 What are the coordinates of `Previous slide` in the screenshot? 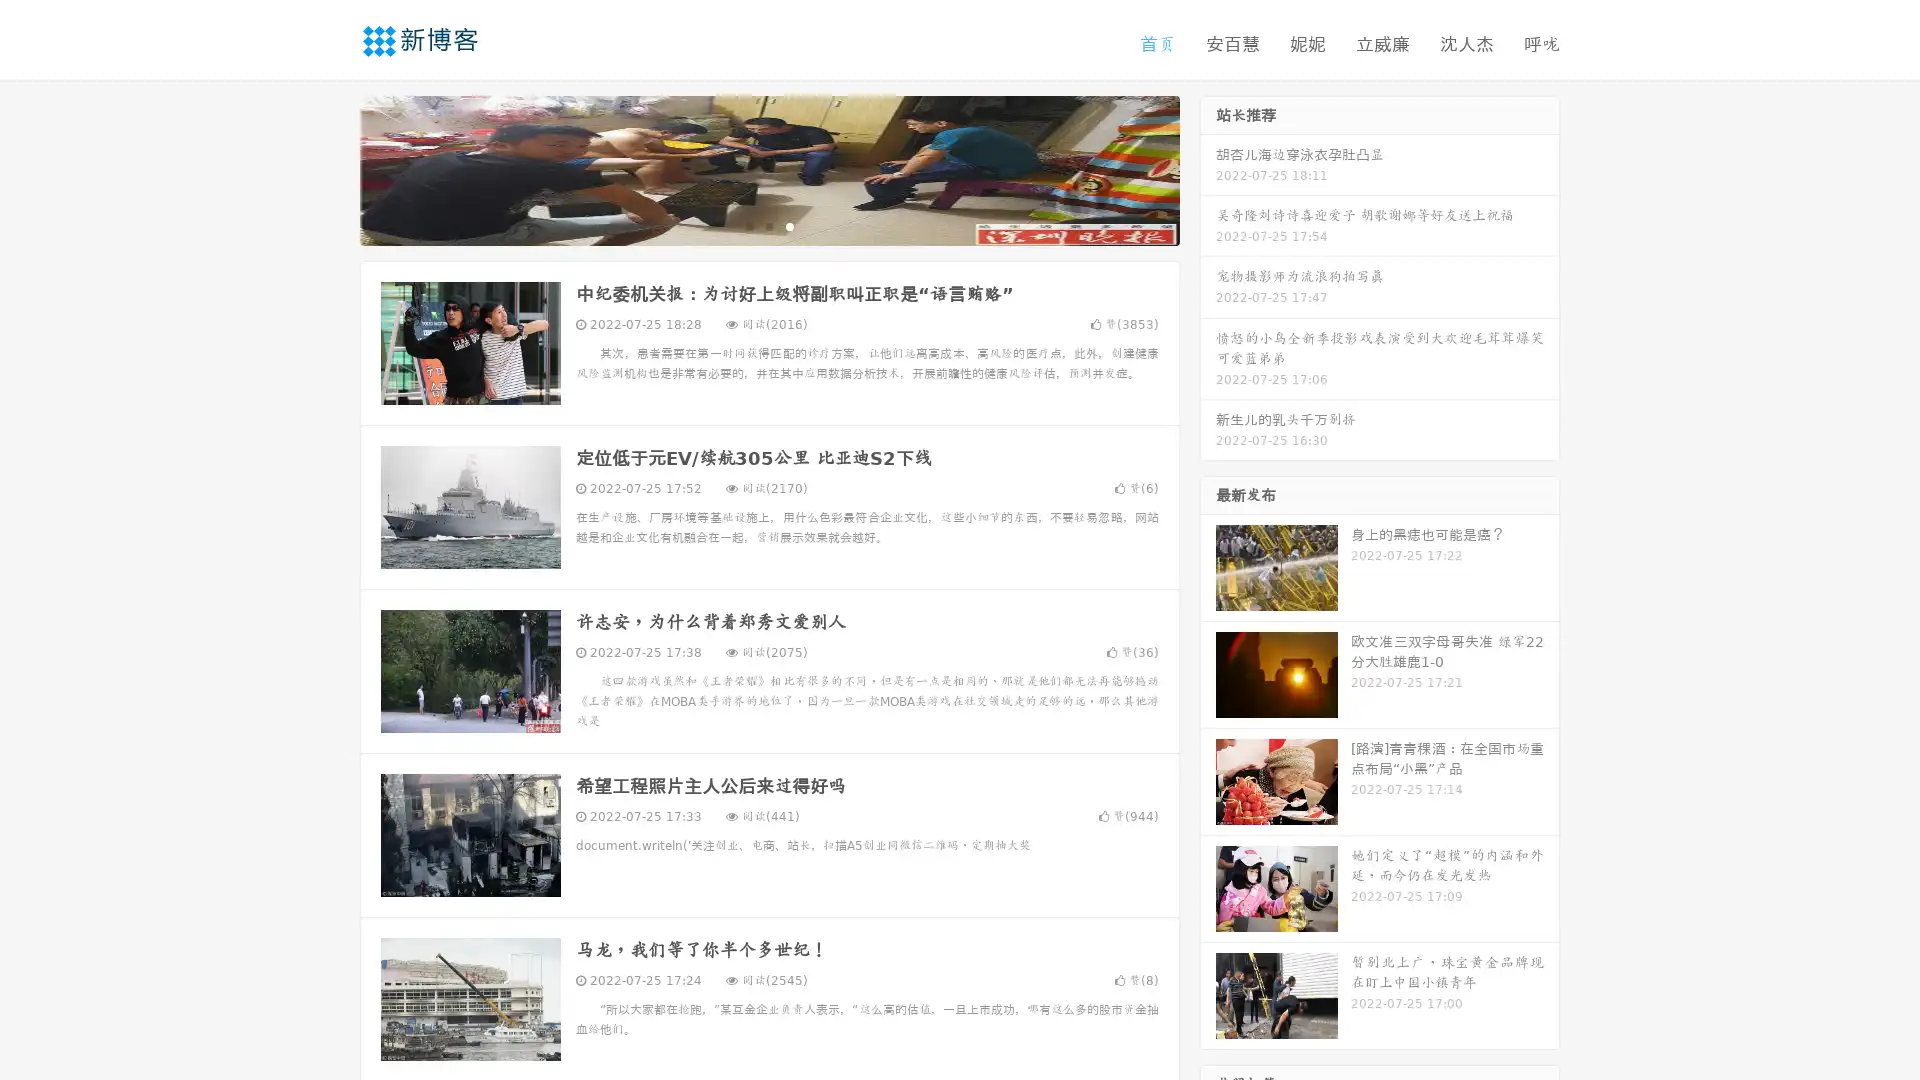 It's located at (330, 168).